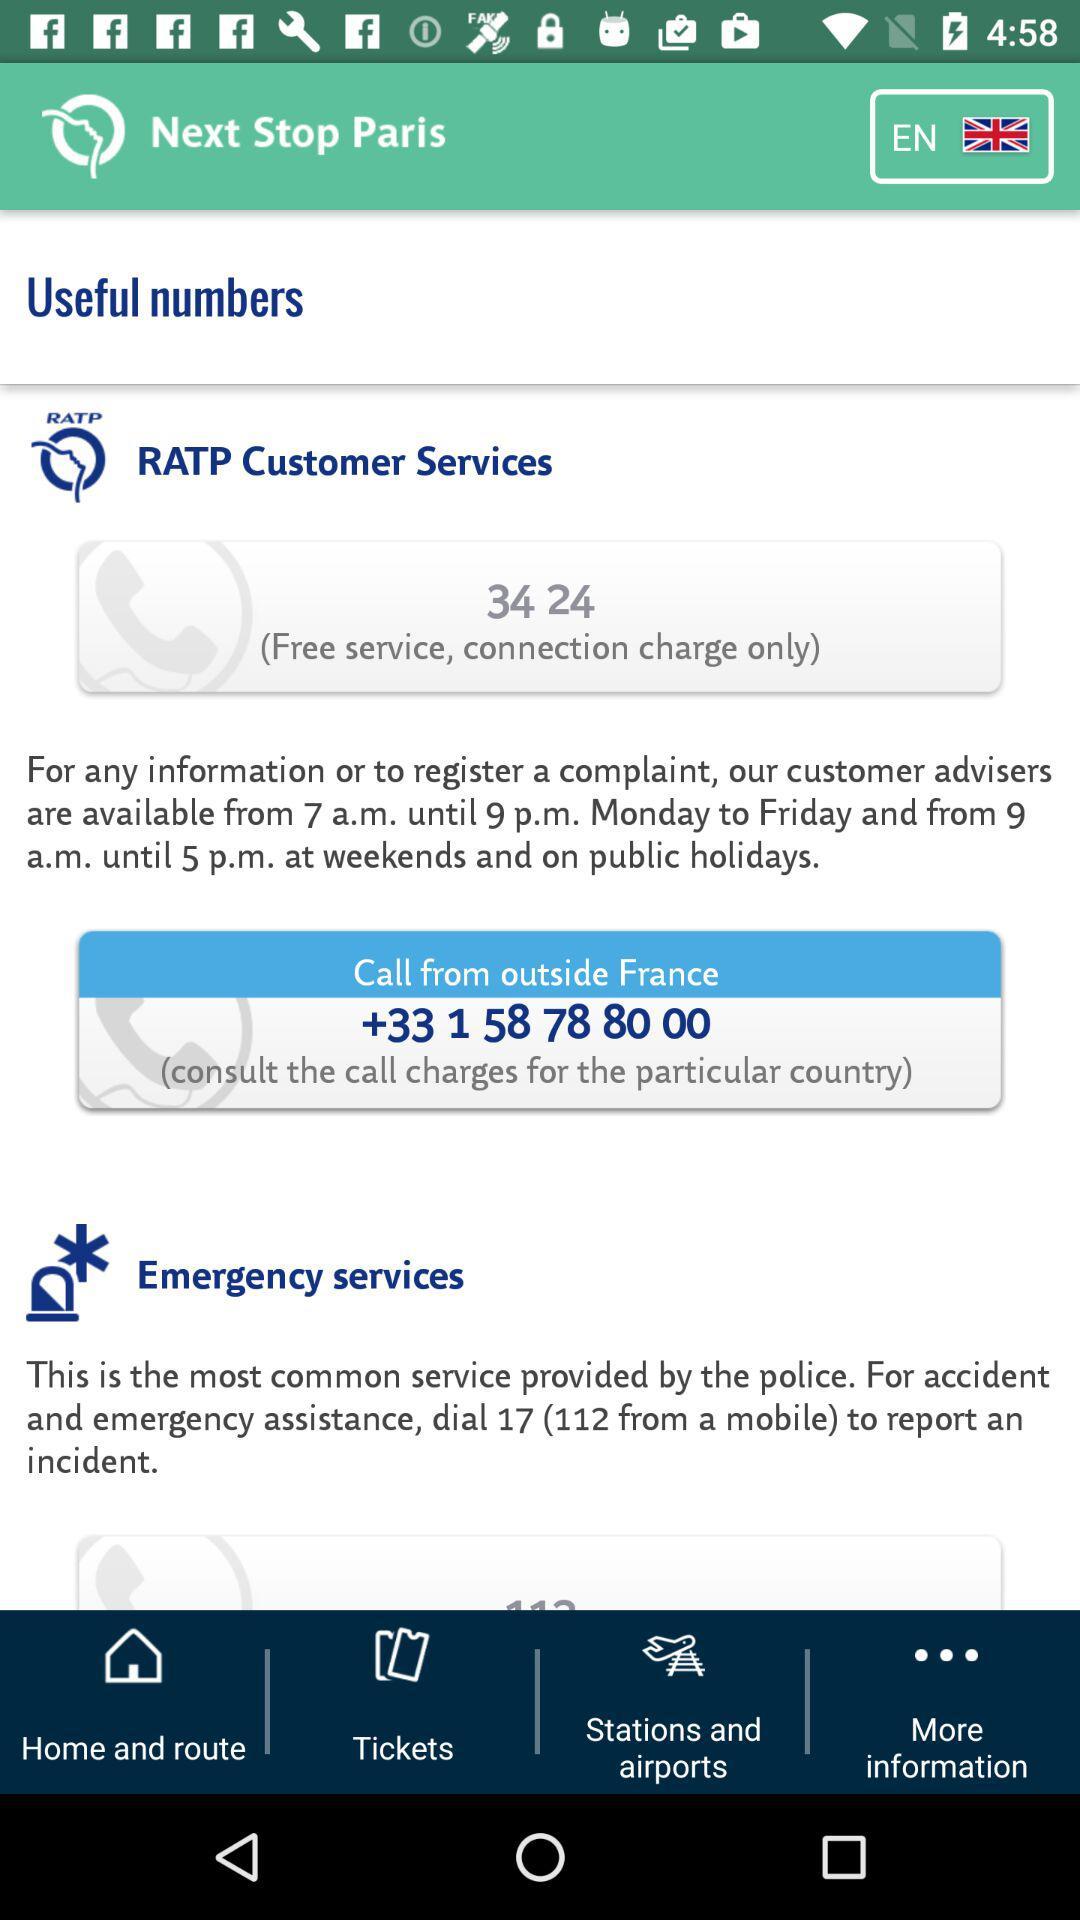  What do you see at coordinates (300, 1271) in the screenshot?
I see `item below call from outside app` at bounding box center [300, 1271].